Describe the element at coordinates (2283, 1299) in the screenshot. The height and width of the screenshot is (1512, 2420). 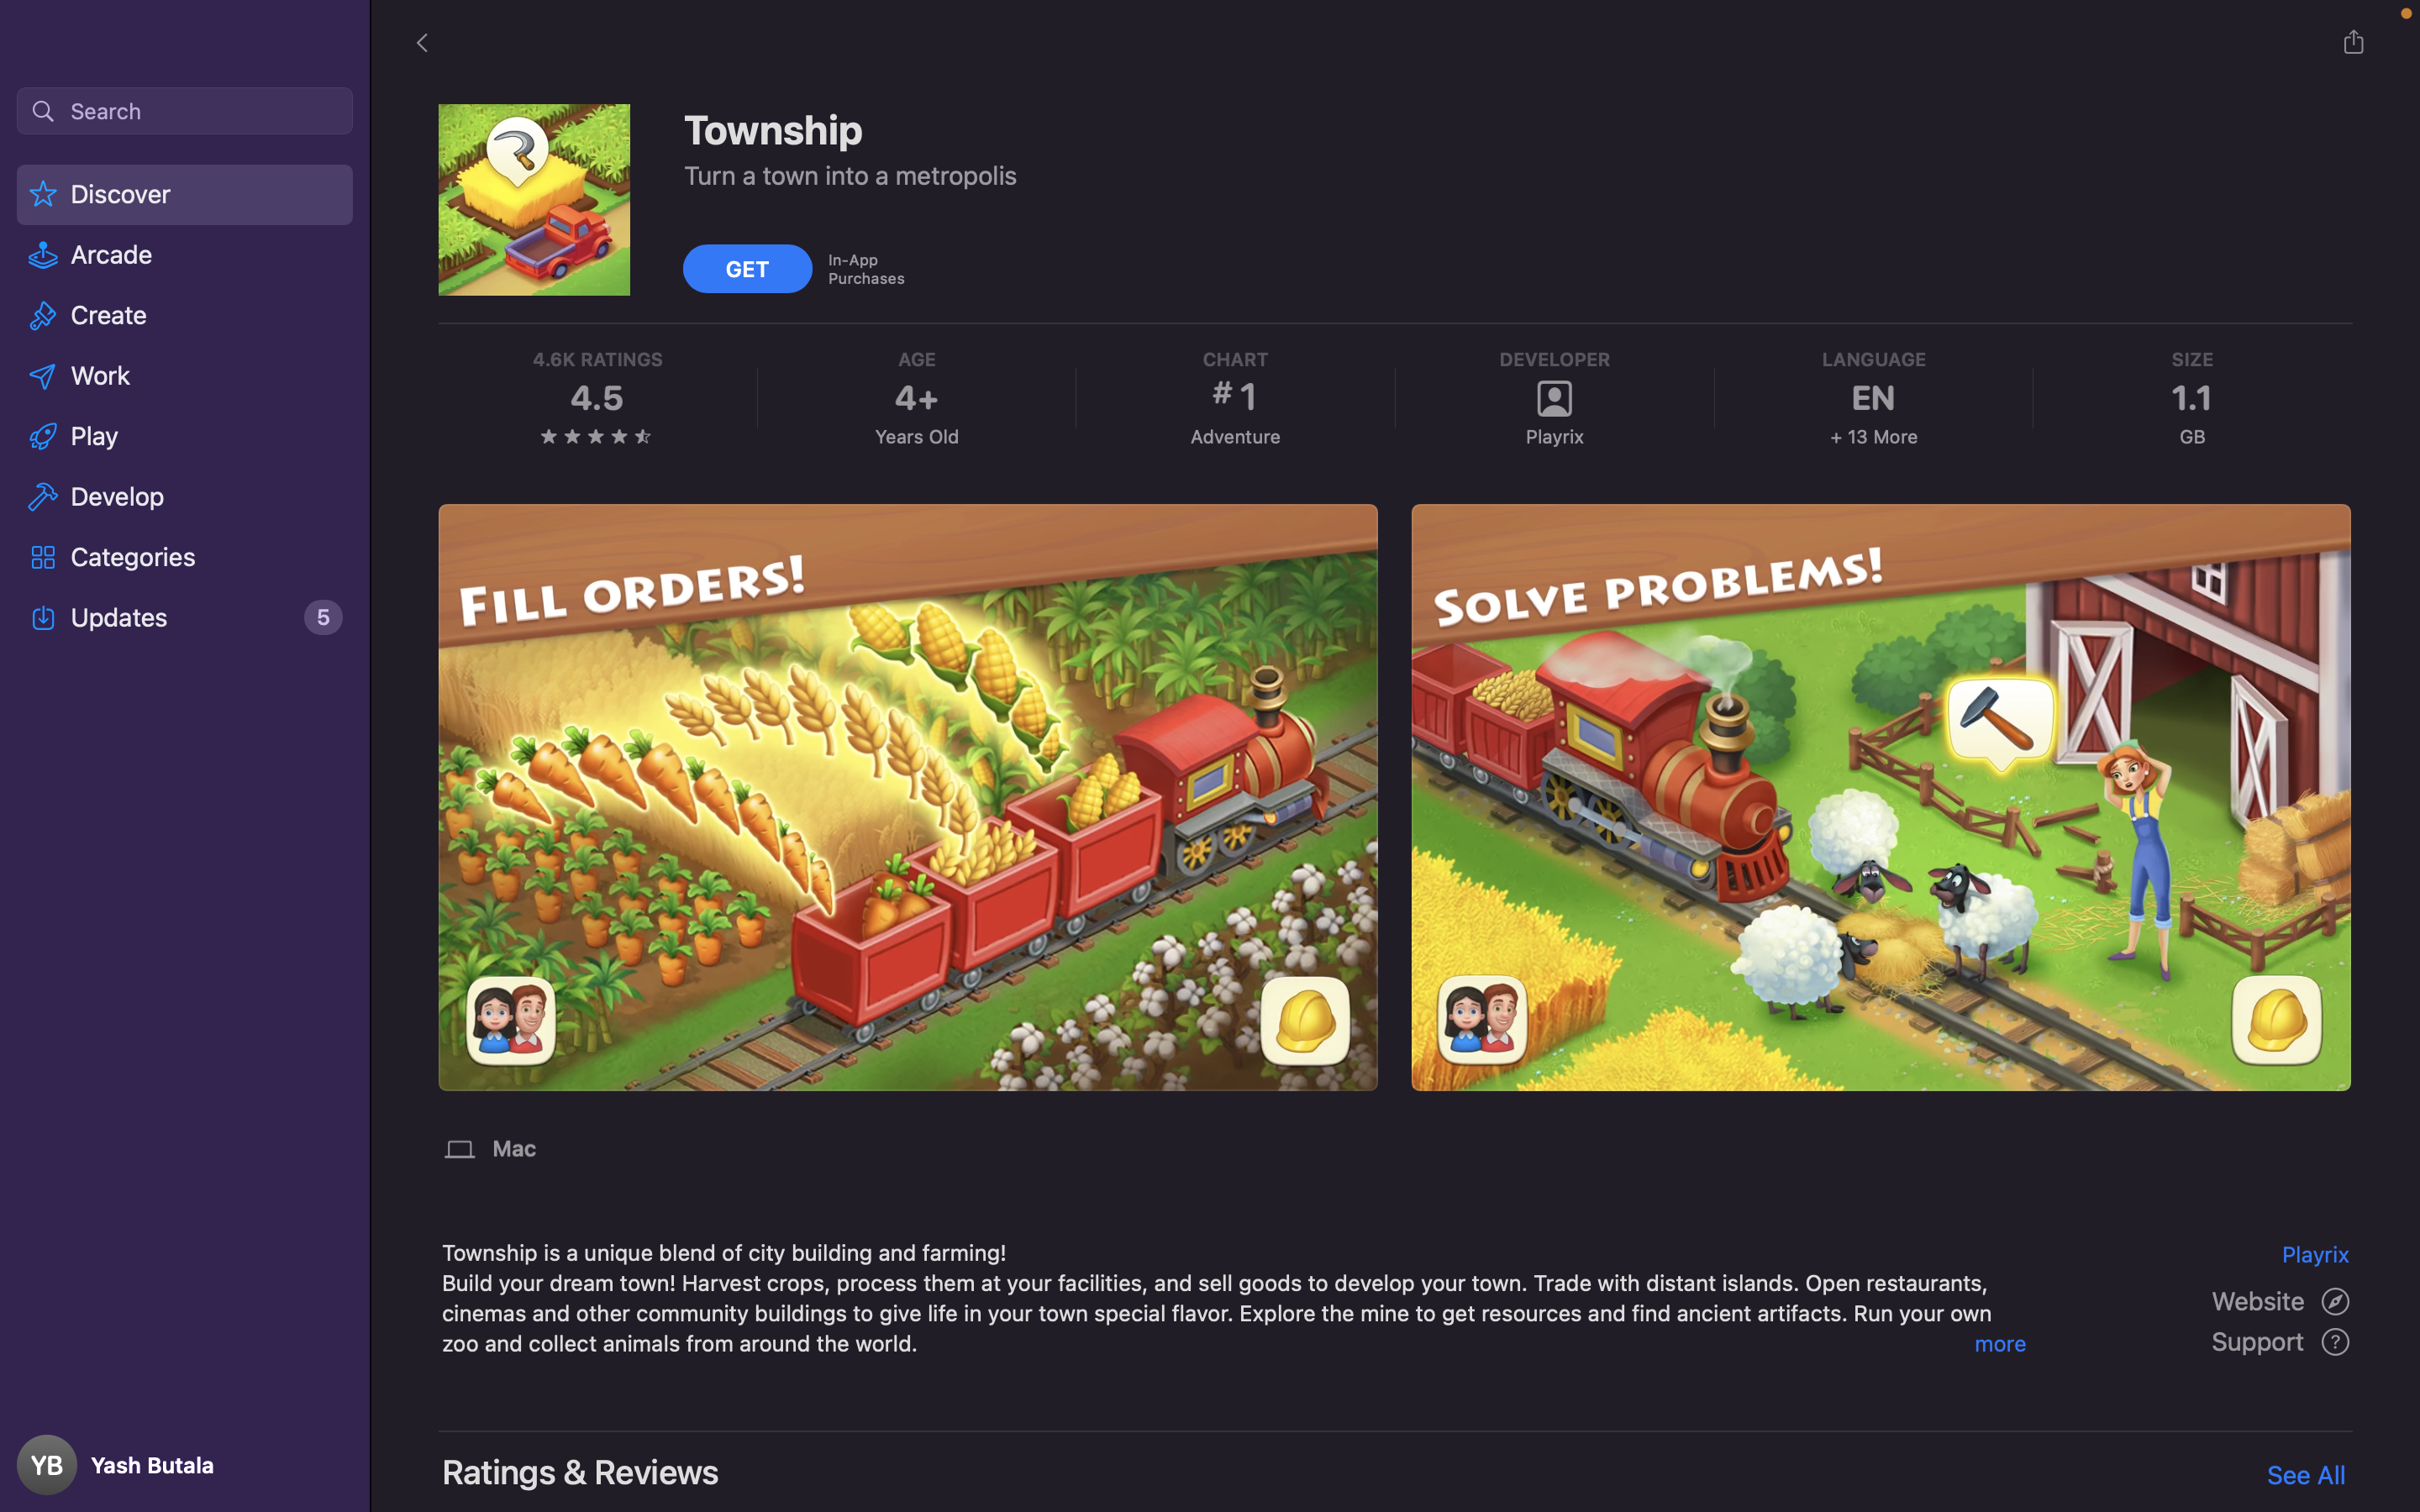
I see `the application"s webpage` at that location.